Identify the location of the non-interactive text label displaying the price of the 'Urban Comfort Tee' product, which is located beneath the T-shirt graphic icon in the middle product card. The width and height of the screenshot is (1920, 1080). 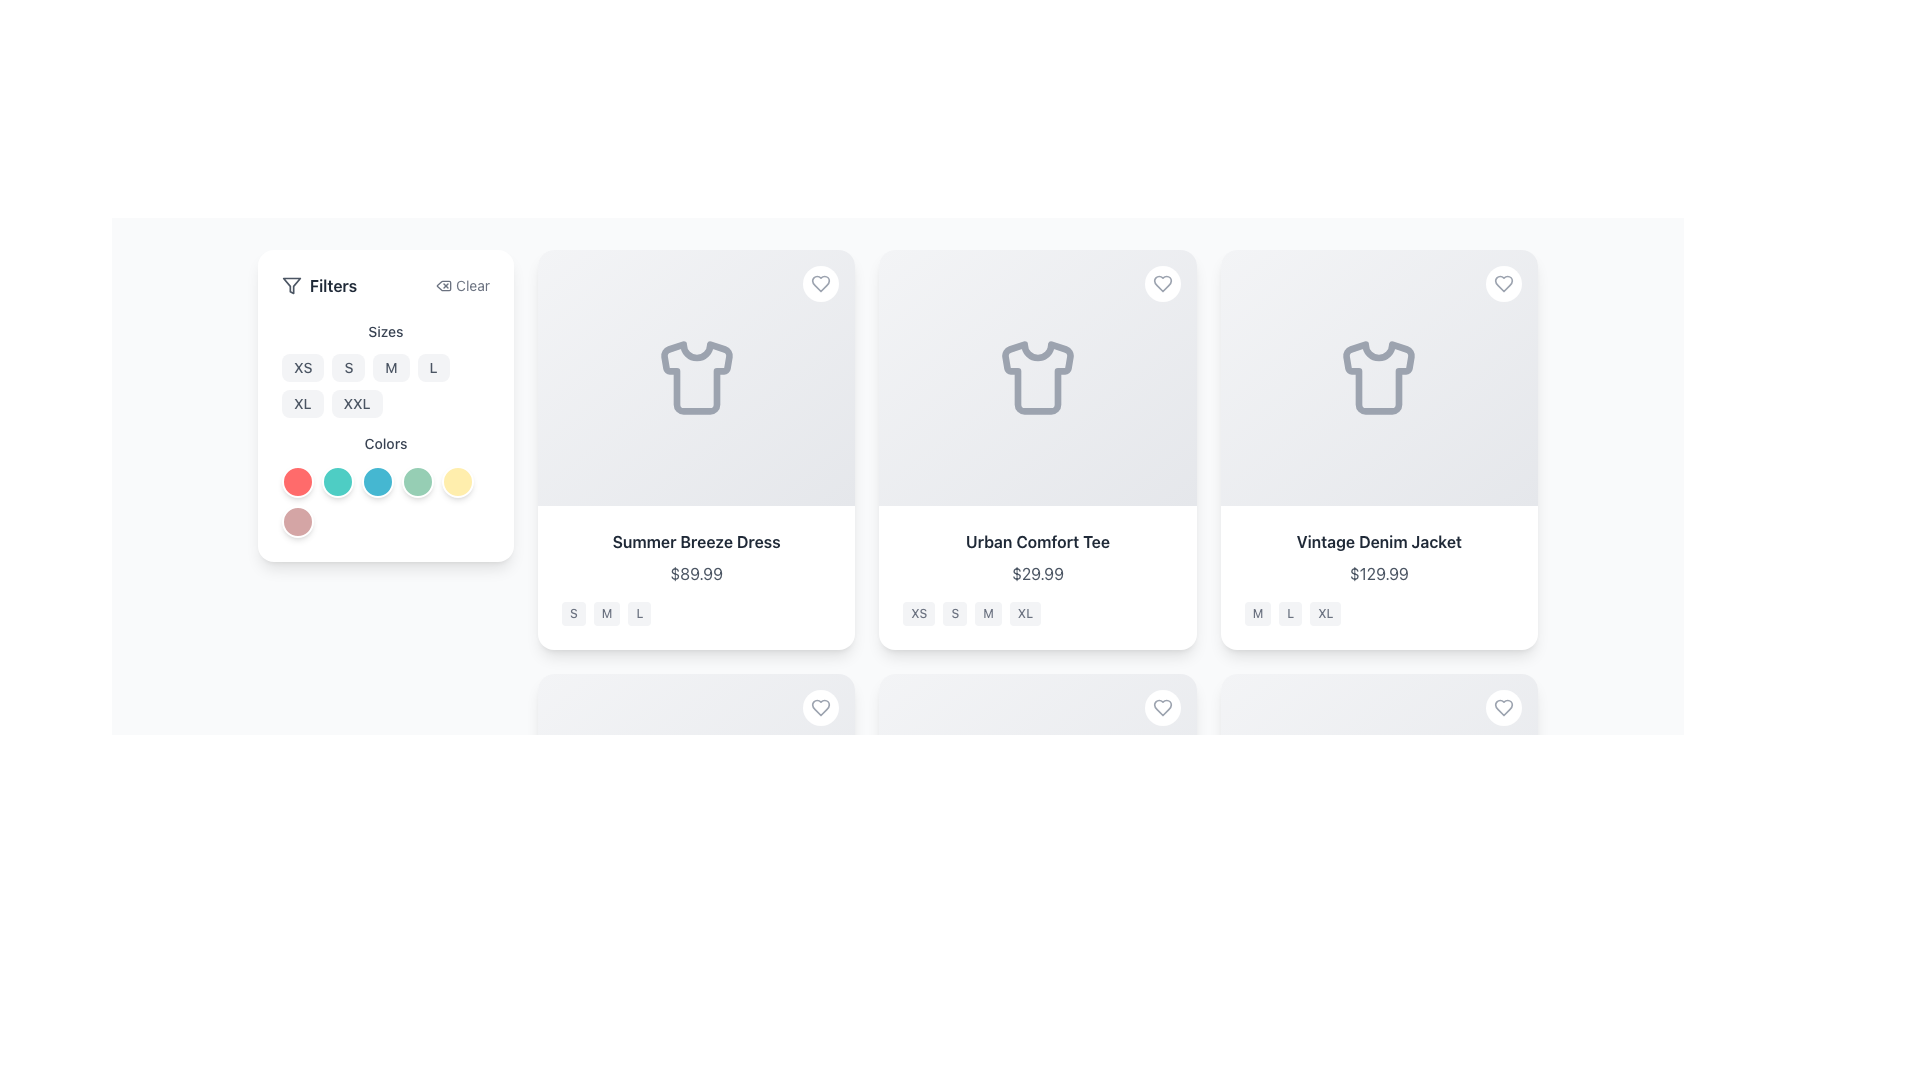
(1037, 574).